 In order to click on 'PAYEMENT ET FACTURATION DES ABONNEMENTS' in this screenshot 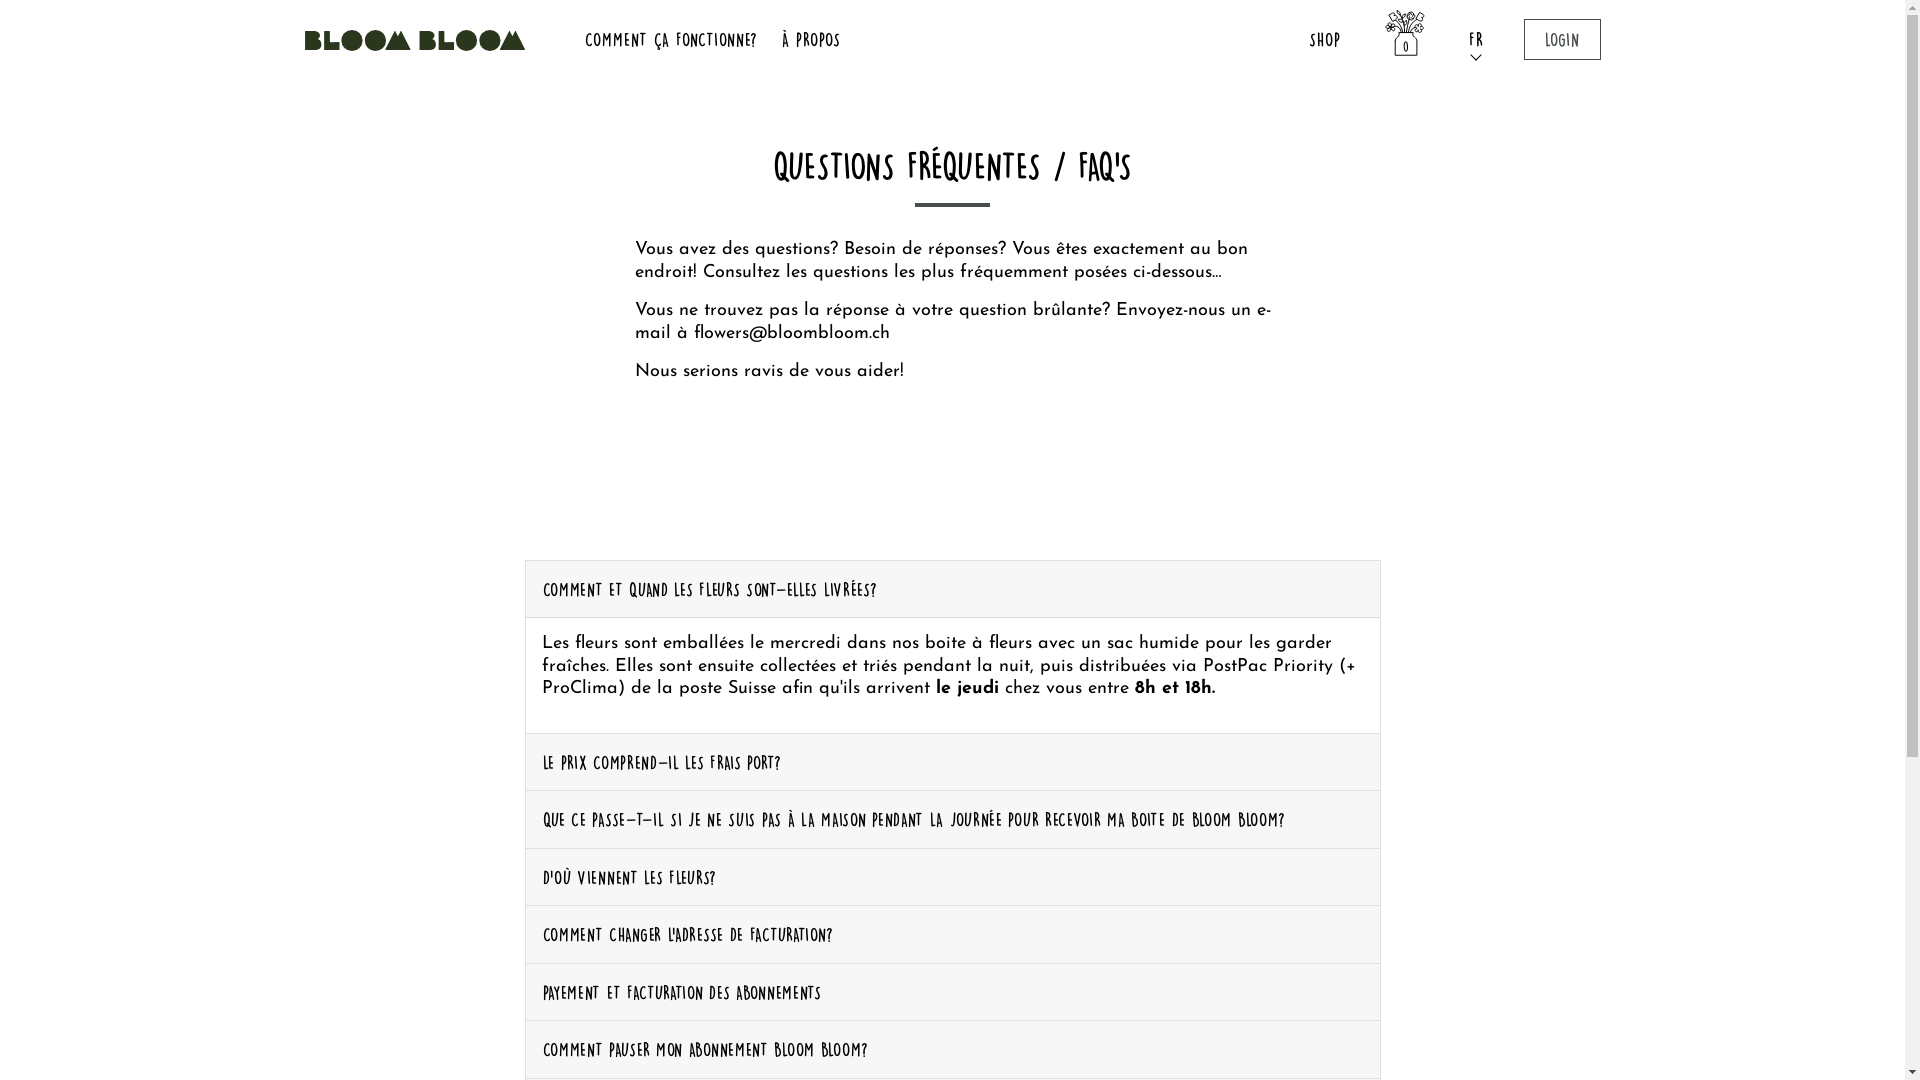, I will do `click(952, 992)`.